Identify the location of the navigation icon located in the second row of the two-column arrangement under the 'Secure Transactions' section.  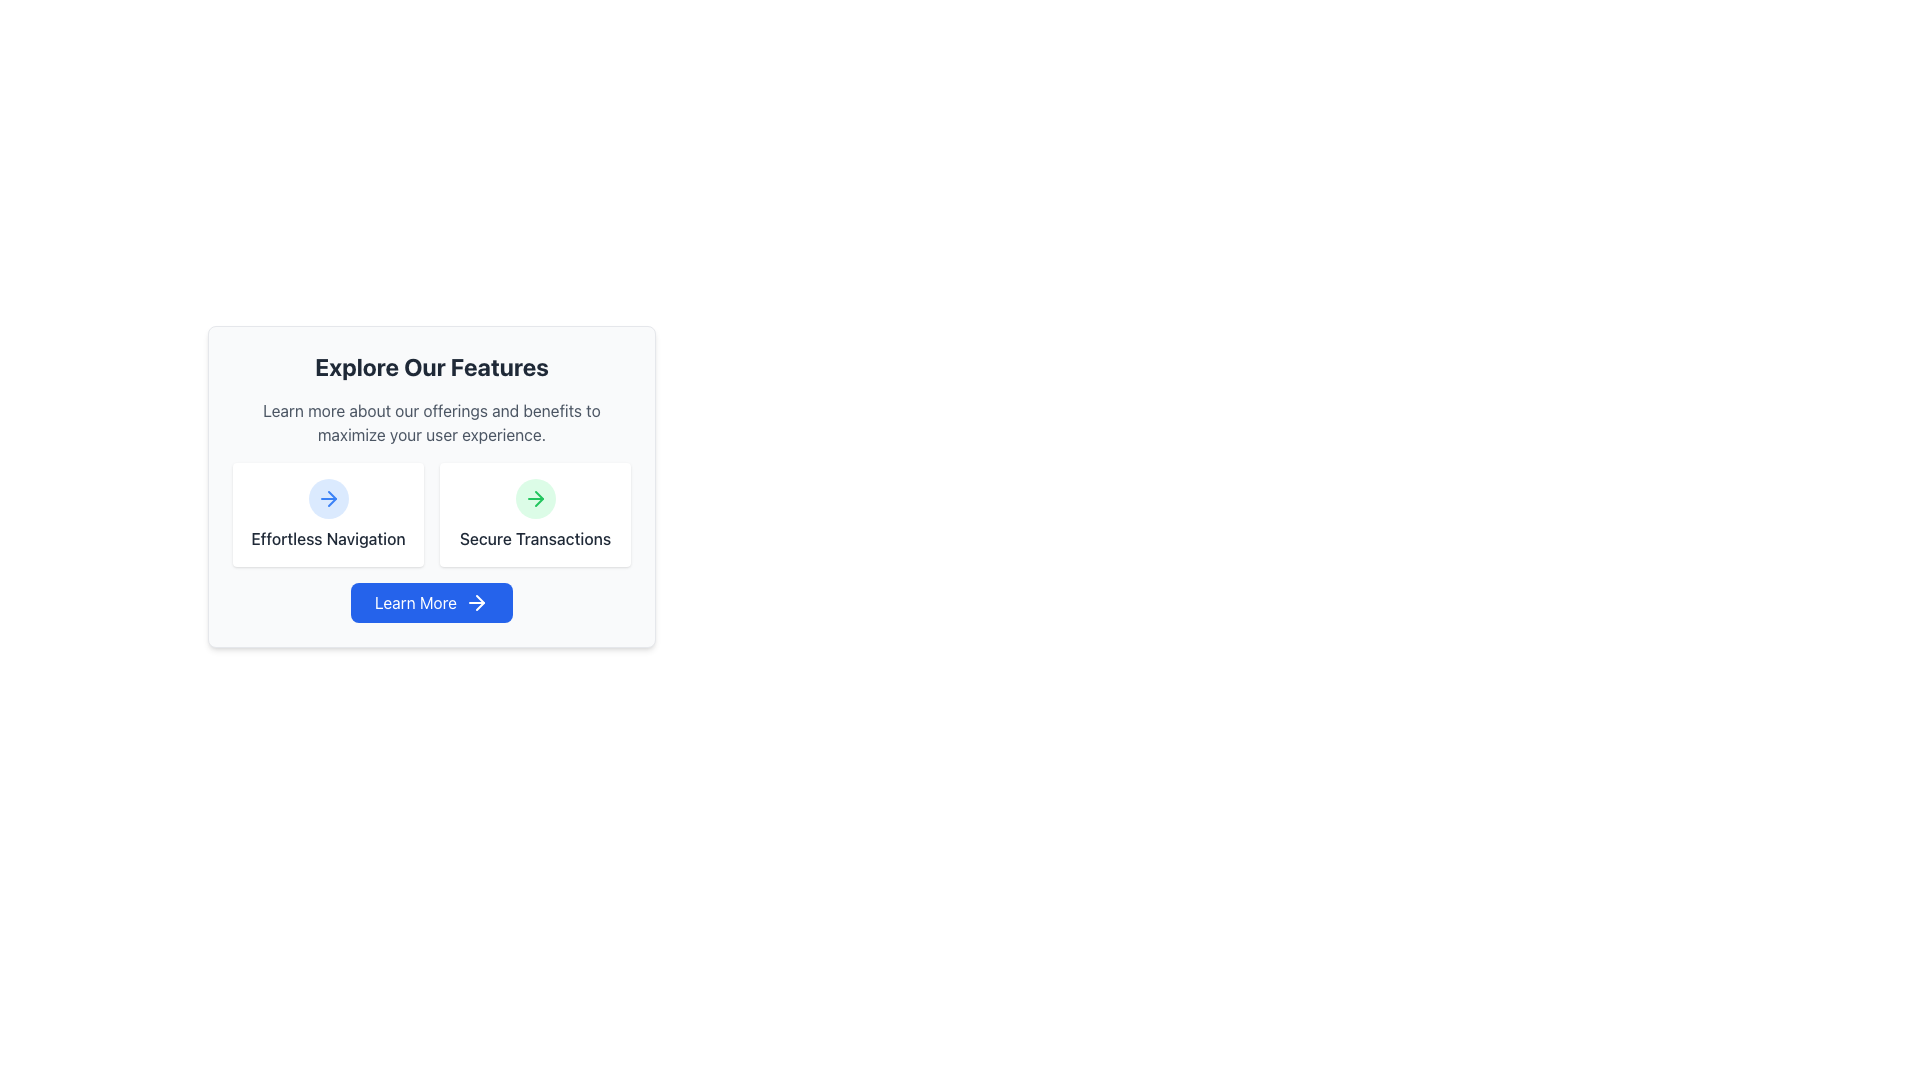
(535, 497).